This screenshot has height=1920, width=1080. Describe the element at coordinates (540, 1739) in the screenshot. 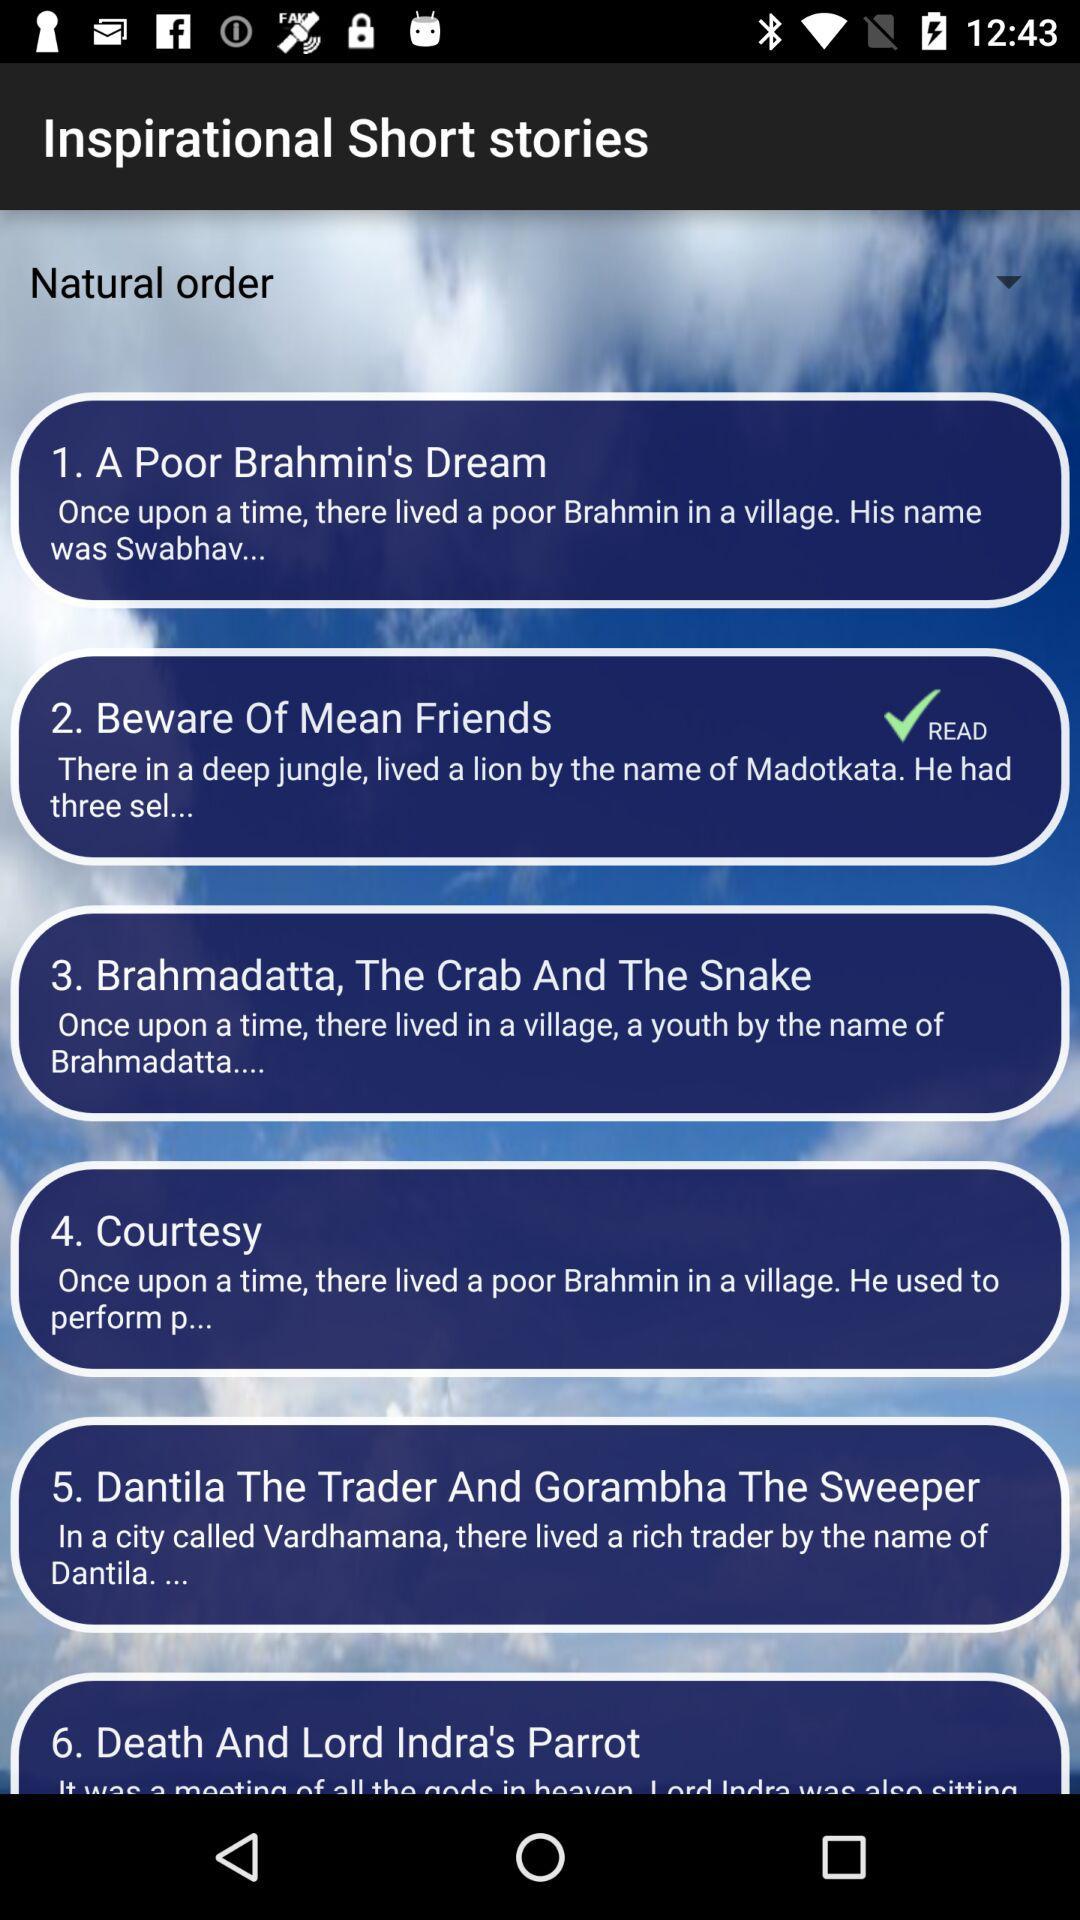

I see `item above the it was a` at that location.